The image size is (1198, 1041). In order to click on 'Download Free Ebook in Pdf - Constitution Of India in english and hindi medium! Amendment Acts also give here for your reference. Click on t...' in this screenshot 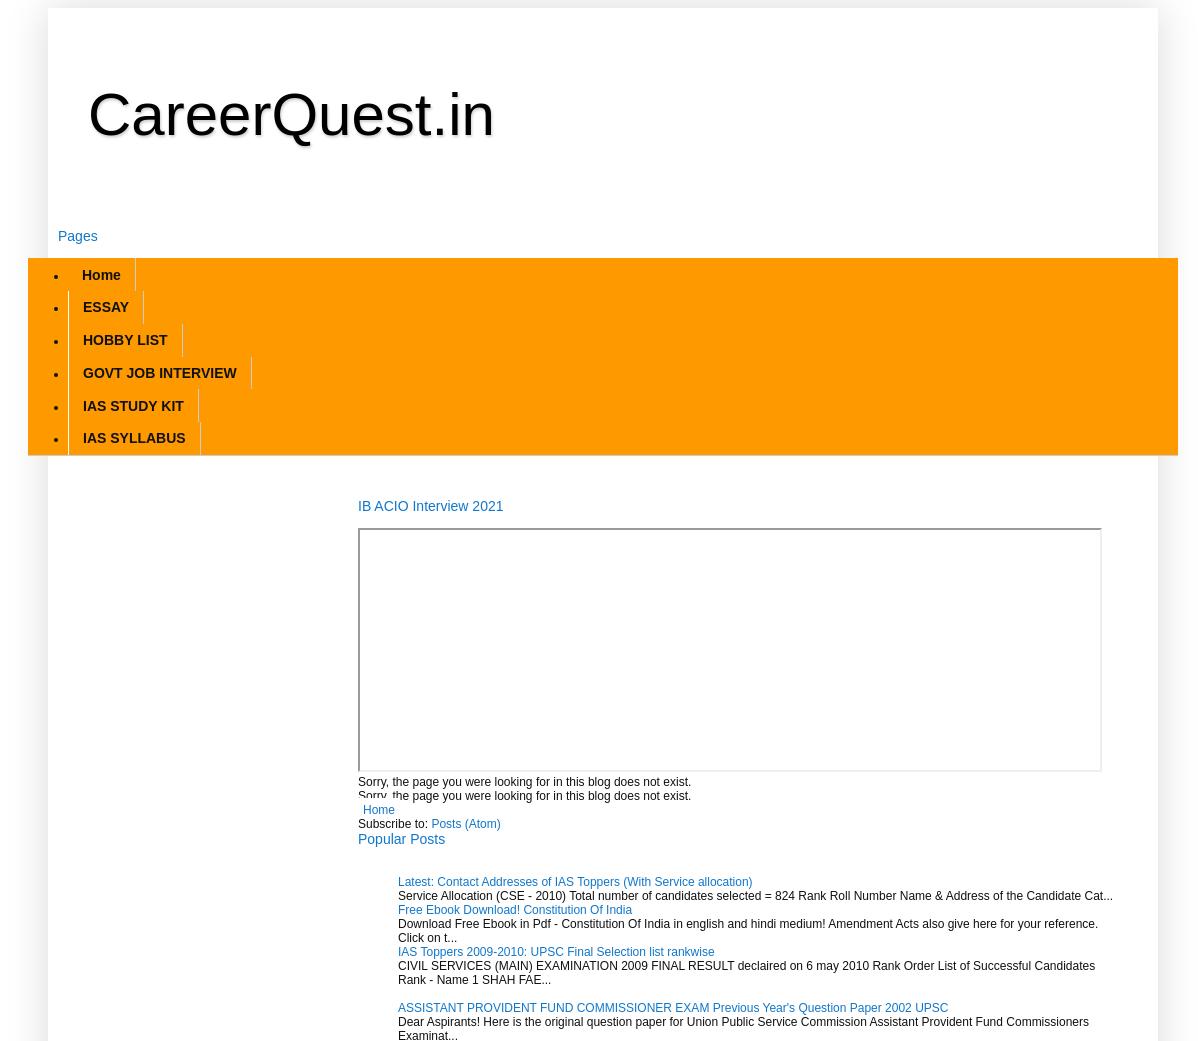, I will do `click(747, 929)`.